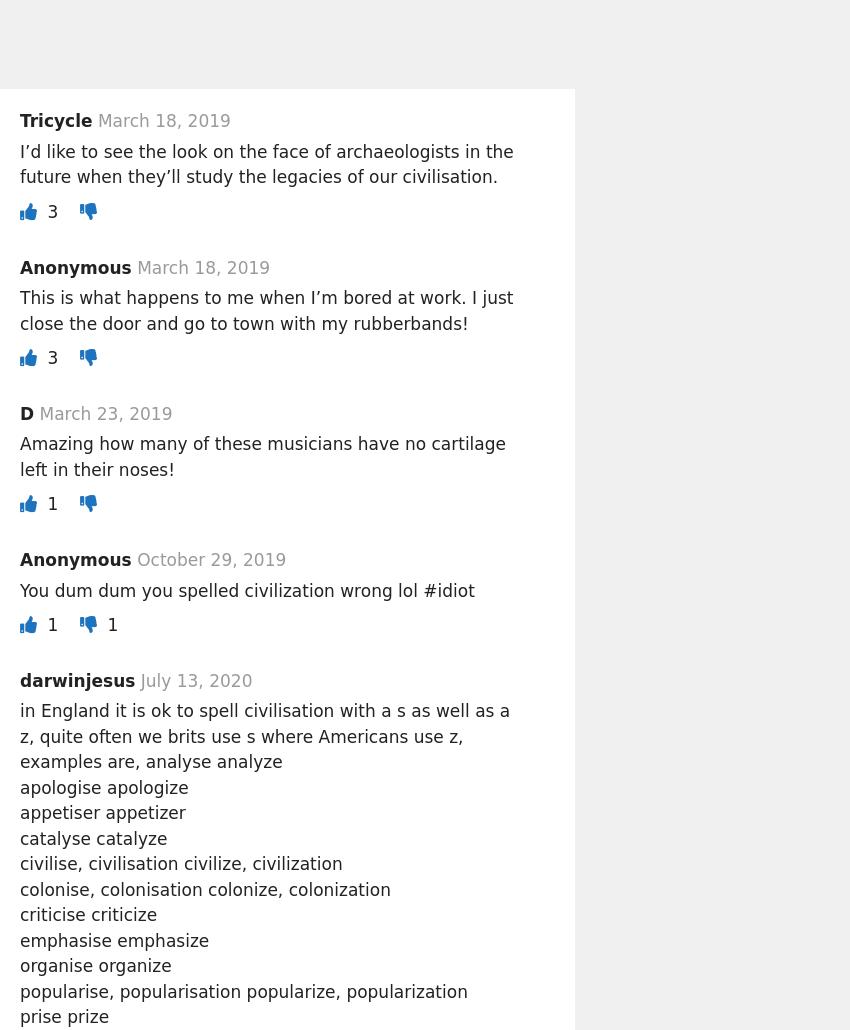 The width and height of the screenshot is (850, 1030). I want to click on 'popularise, popularisation	popularize, popularization', so click(243, 989).